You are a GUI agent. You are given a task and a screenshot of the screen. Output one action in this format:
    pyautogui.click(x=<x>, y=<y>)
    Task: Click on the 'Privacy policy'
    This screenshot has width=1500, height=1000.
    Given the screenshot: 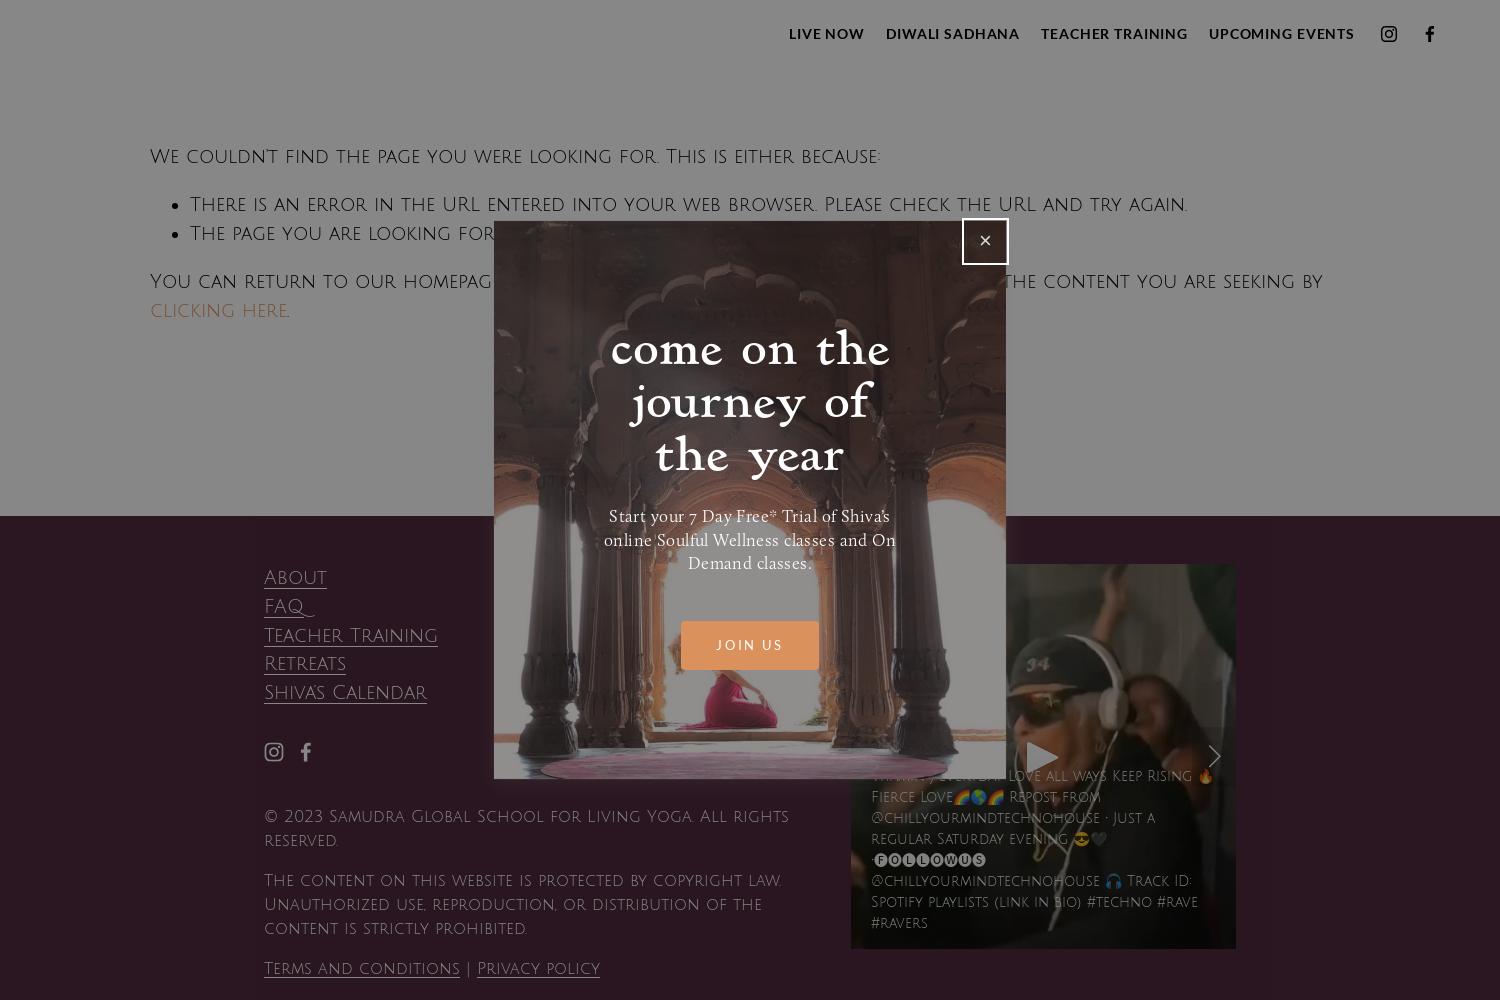 What is the action you would take?
    pyautogui.click(x=538, y=967)
    